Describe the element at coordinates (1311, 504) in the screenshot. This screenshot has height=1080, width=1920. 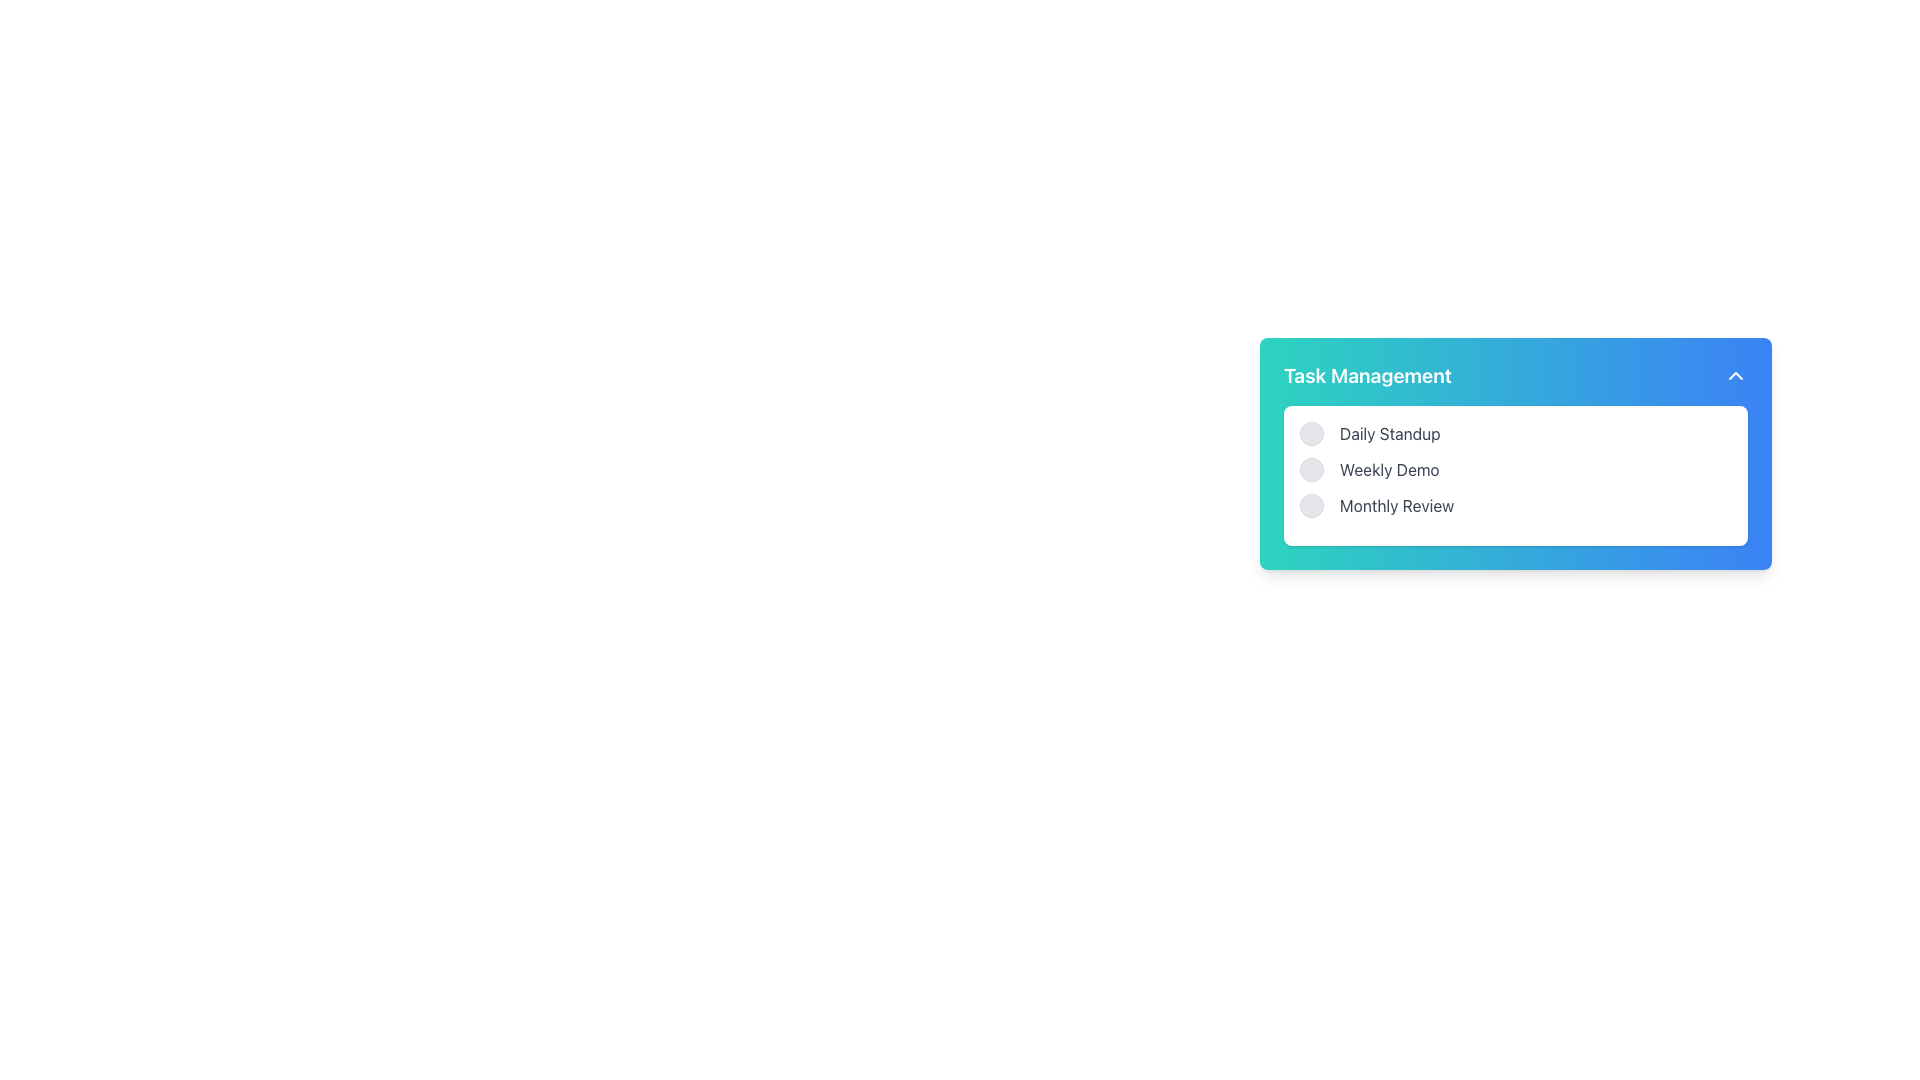
I see `the radio button` at that location.